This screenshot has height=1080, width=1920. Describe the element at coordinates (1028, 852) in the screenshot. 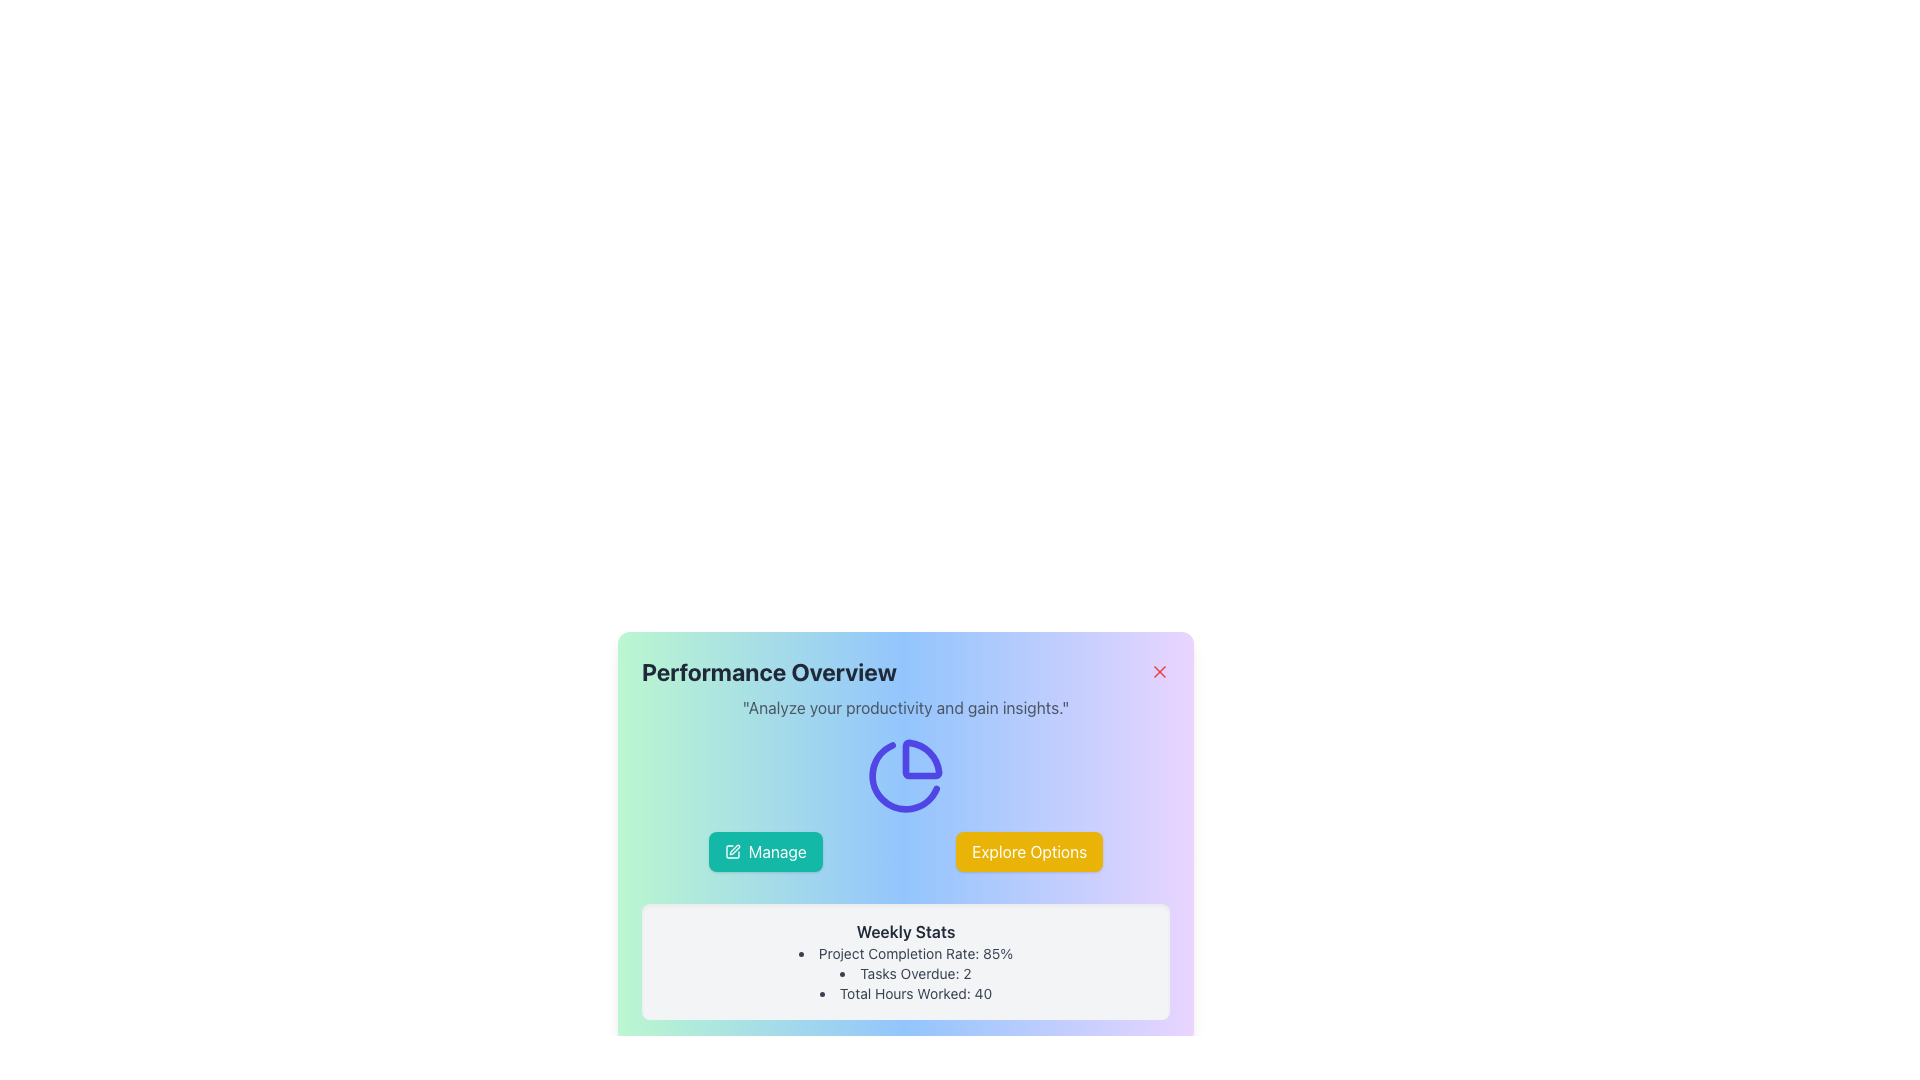

I see `the 'Explore Options' button located in the 'Performance Overview' dialog box, near the bottom-right corner` at that location.